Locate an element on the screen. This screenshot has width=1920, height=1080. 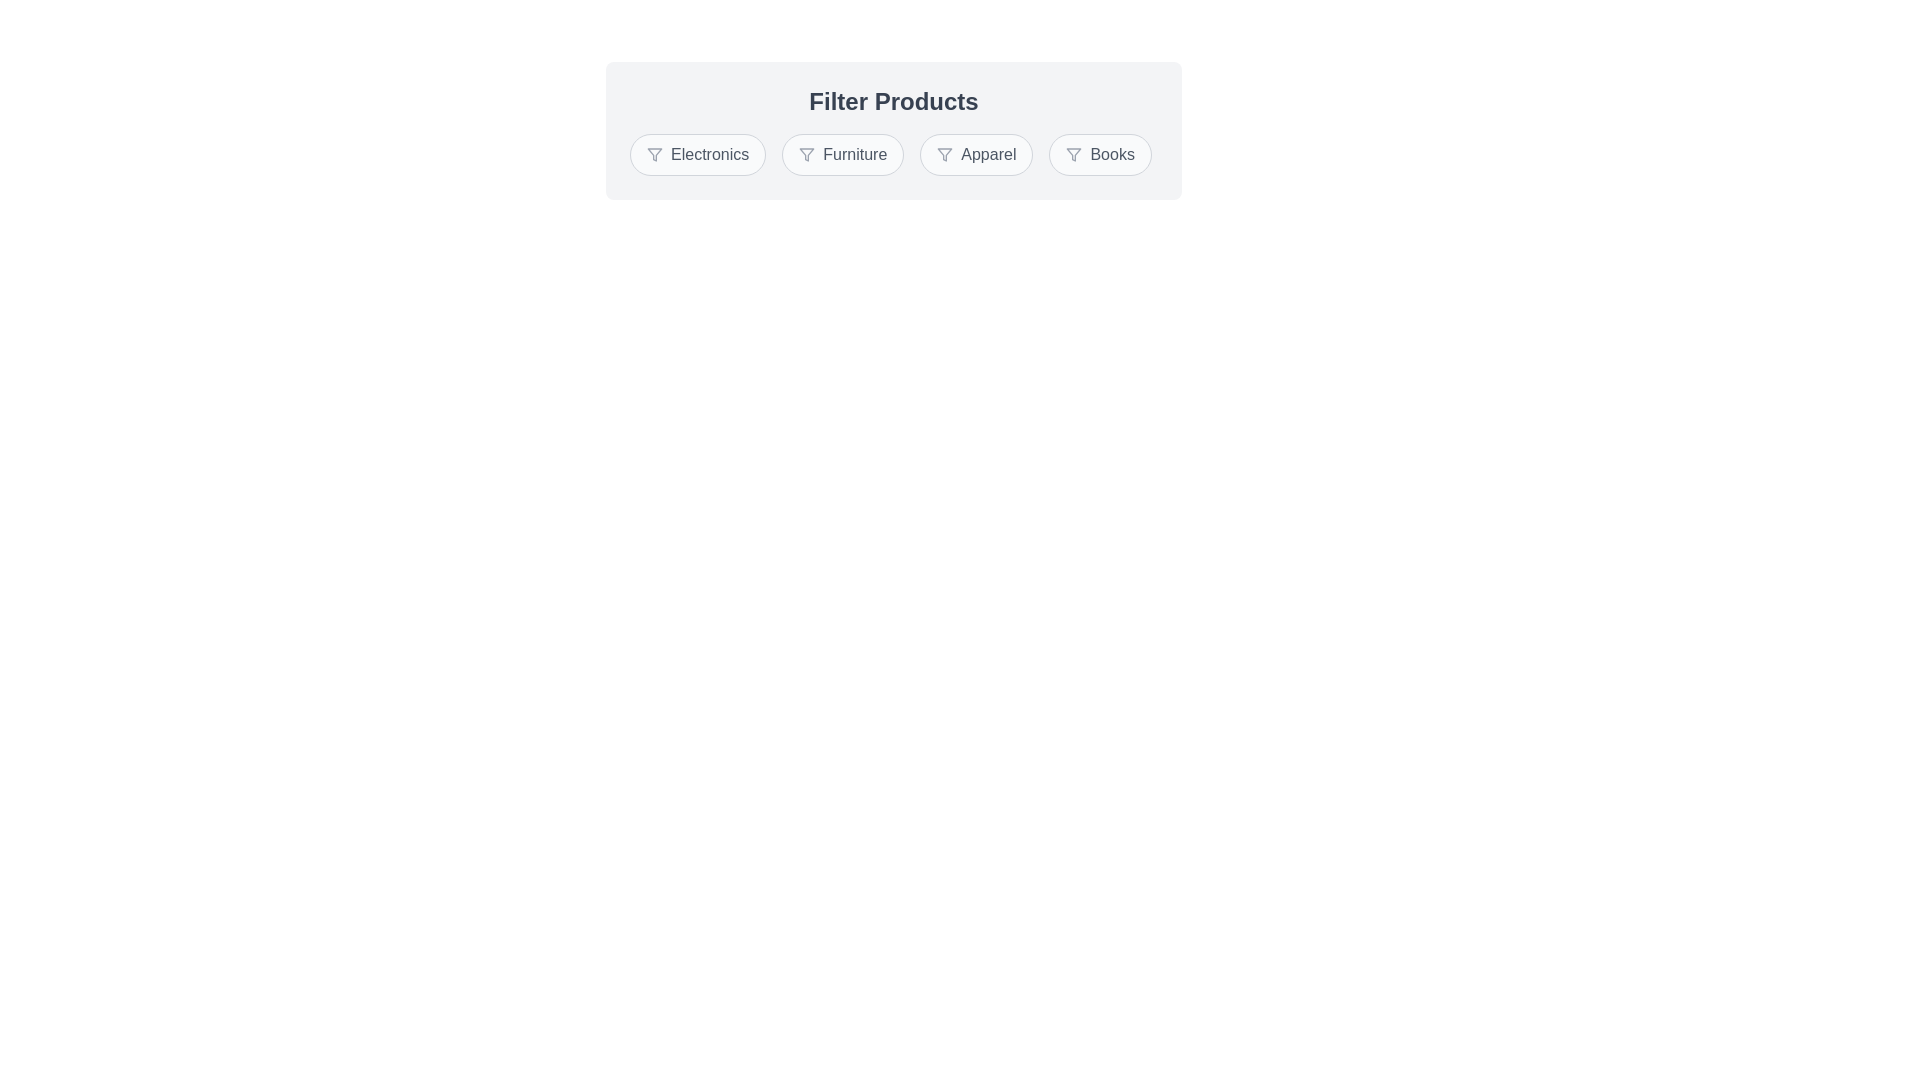
the icon inside the chip labeled Apparel is located at coordinates (944, 153).